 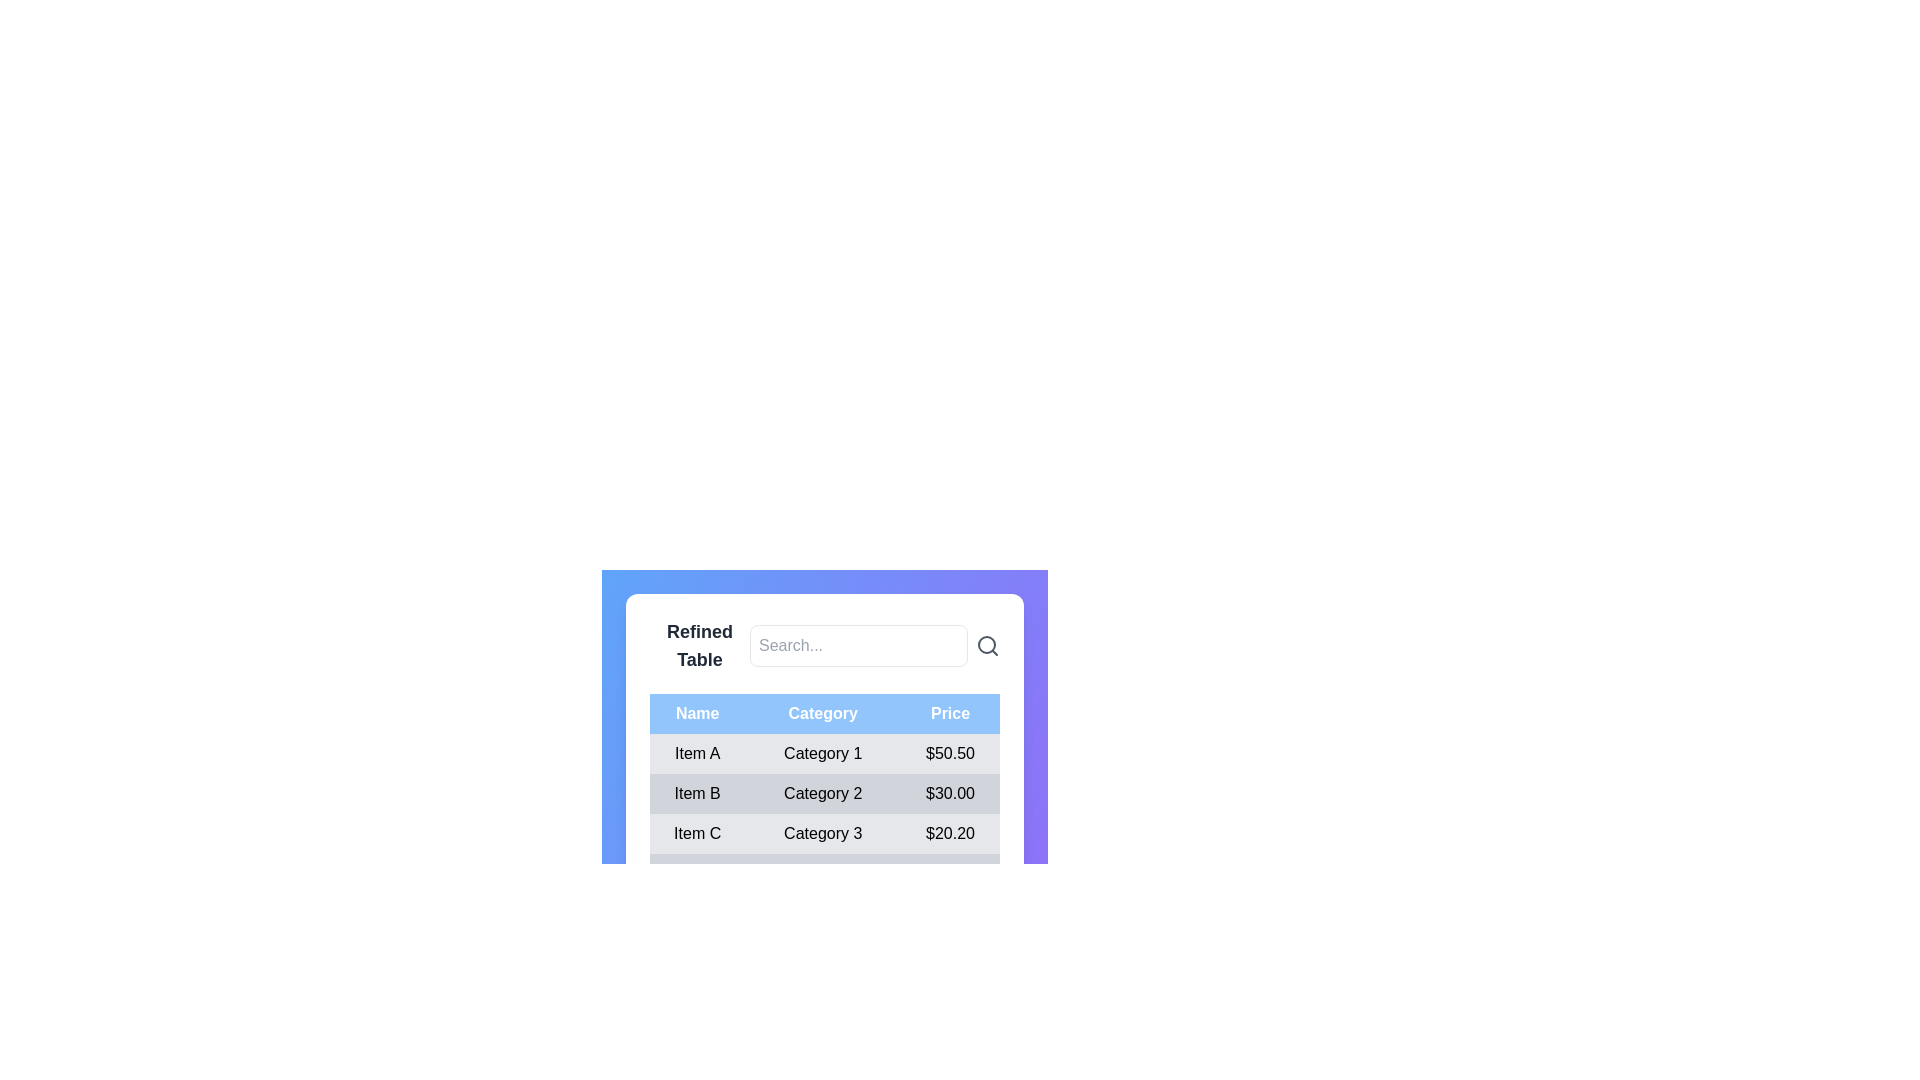 I want to click on the second row of the data table that contains 'Item B', 'Category 2', and '$30.00', so click(x=825, y=793).